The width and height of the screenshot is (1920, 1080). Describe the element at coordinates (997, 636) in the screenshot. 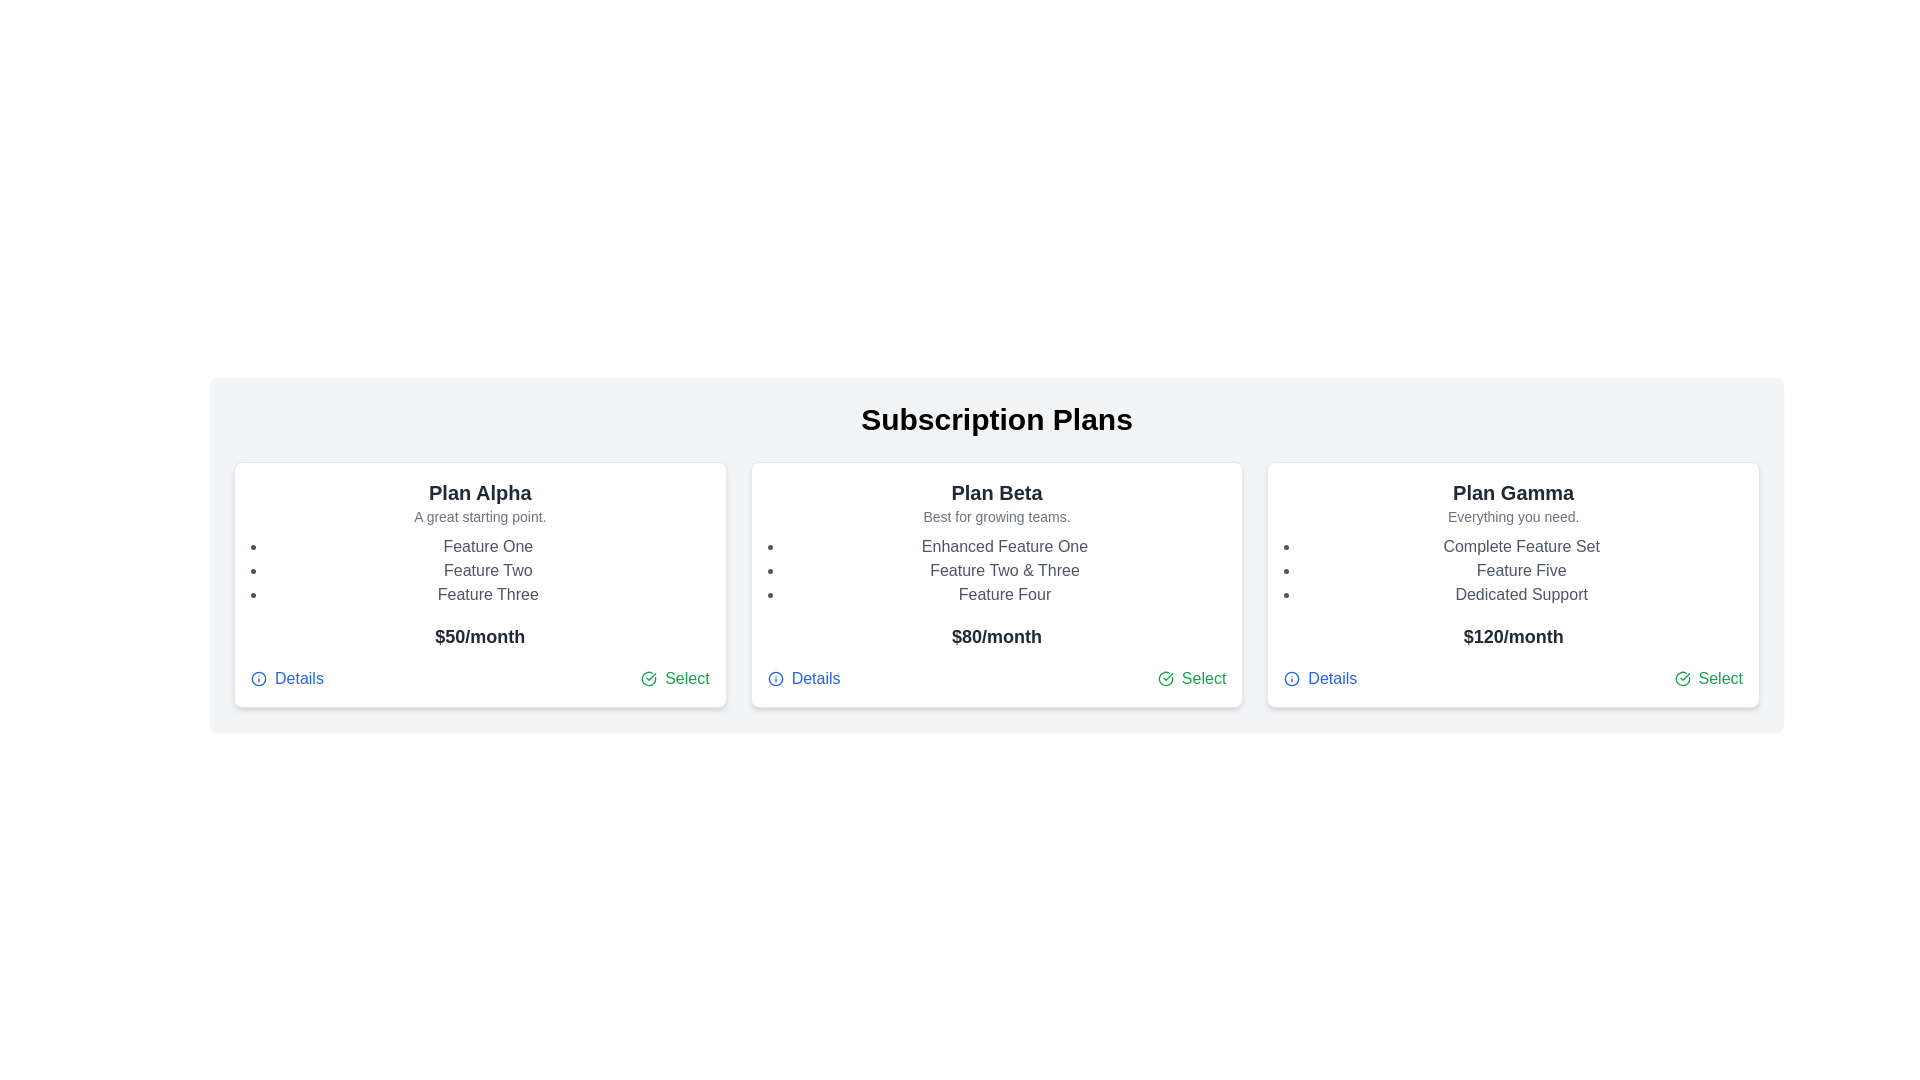

I see `the pricing information text display located in the center card labeled 'Plan Beta'` at that location.